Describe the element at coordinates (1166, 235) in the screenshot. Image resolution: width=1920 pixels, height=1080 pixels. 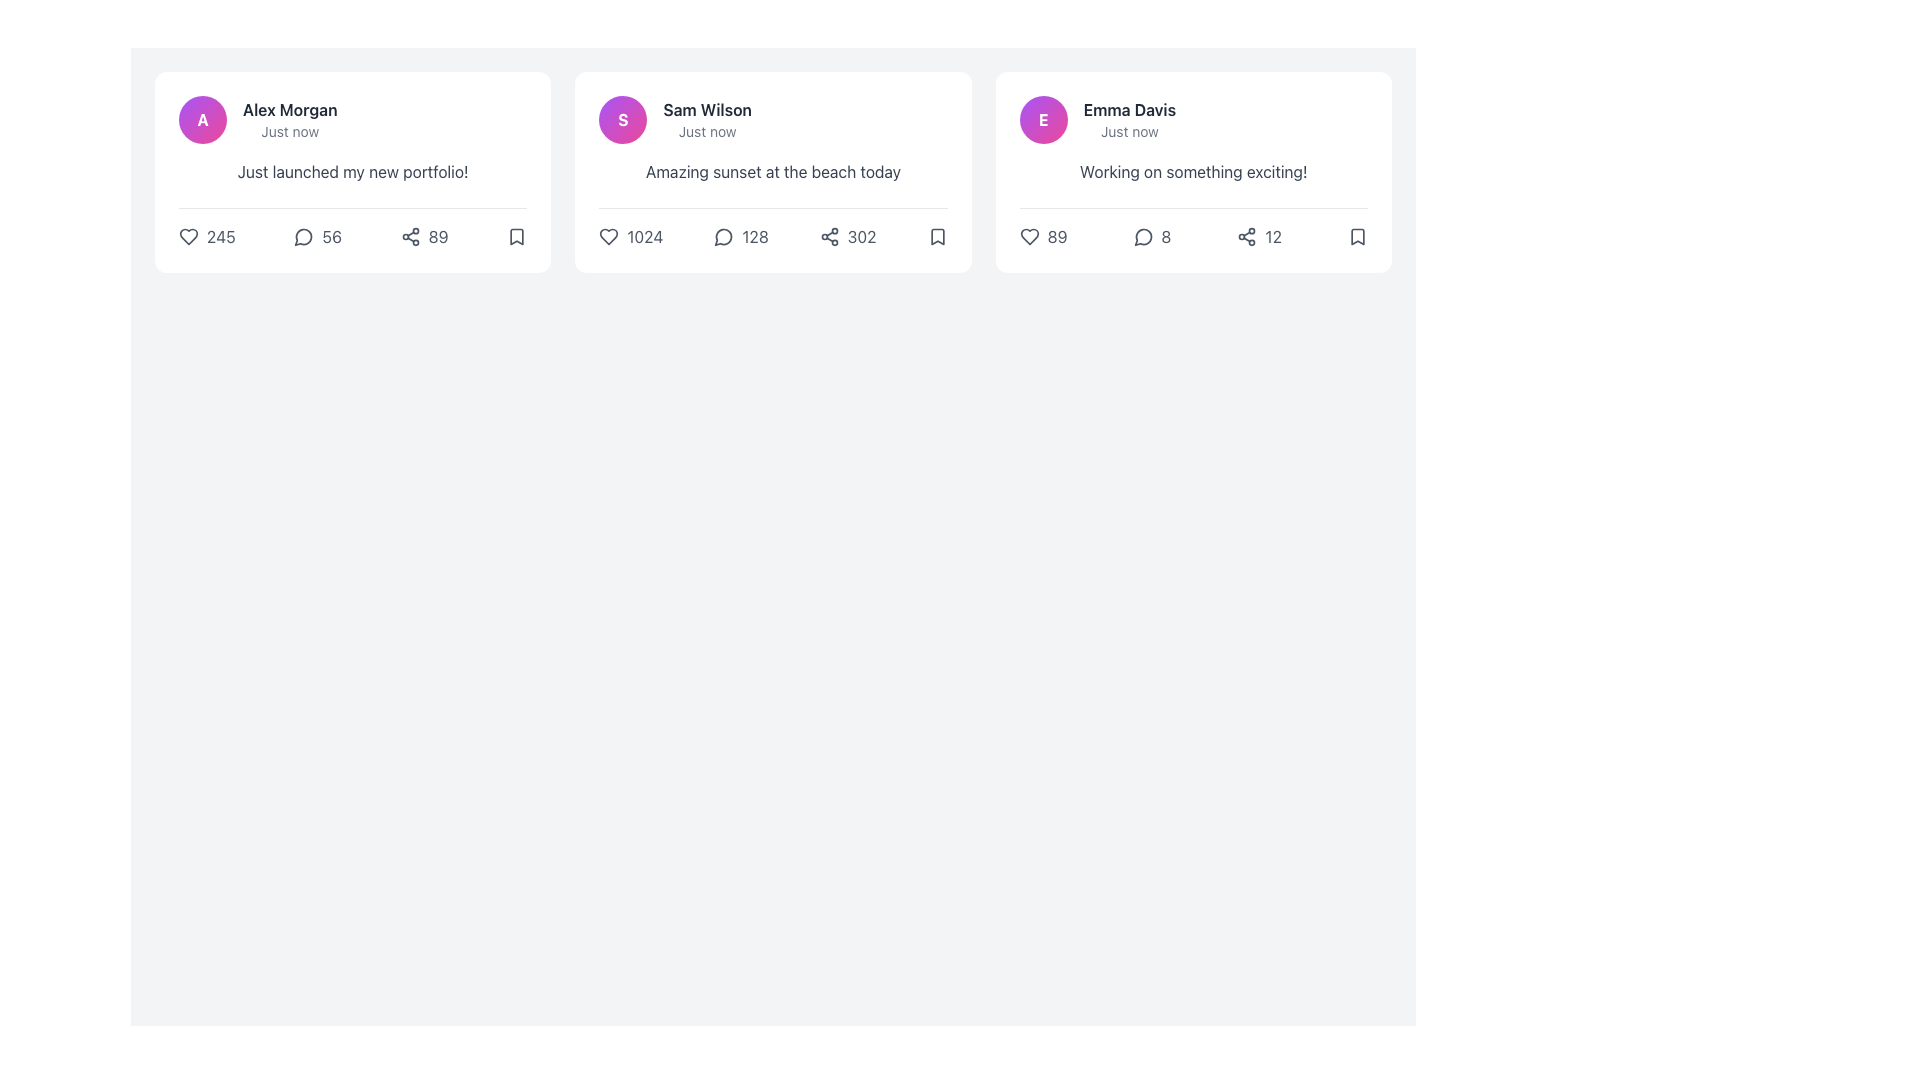
I see `the comment count text located at the bottom-right section of the third card in the horizontal list of user posts` at that location.